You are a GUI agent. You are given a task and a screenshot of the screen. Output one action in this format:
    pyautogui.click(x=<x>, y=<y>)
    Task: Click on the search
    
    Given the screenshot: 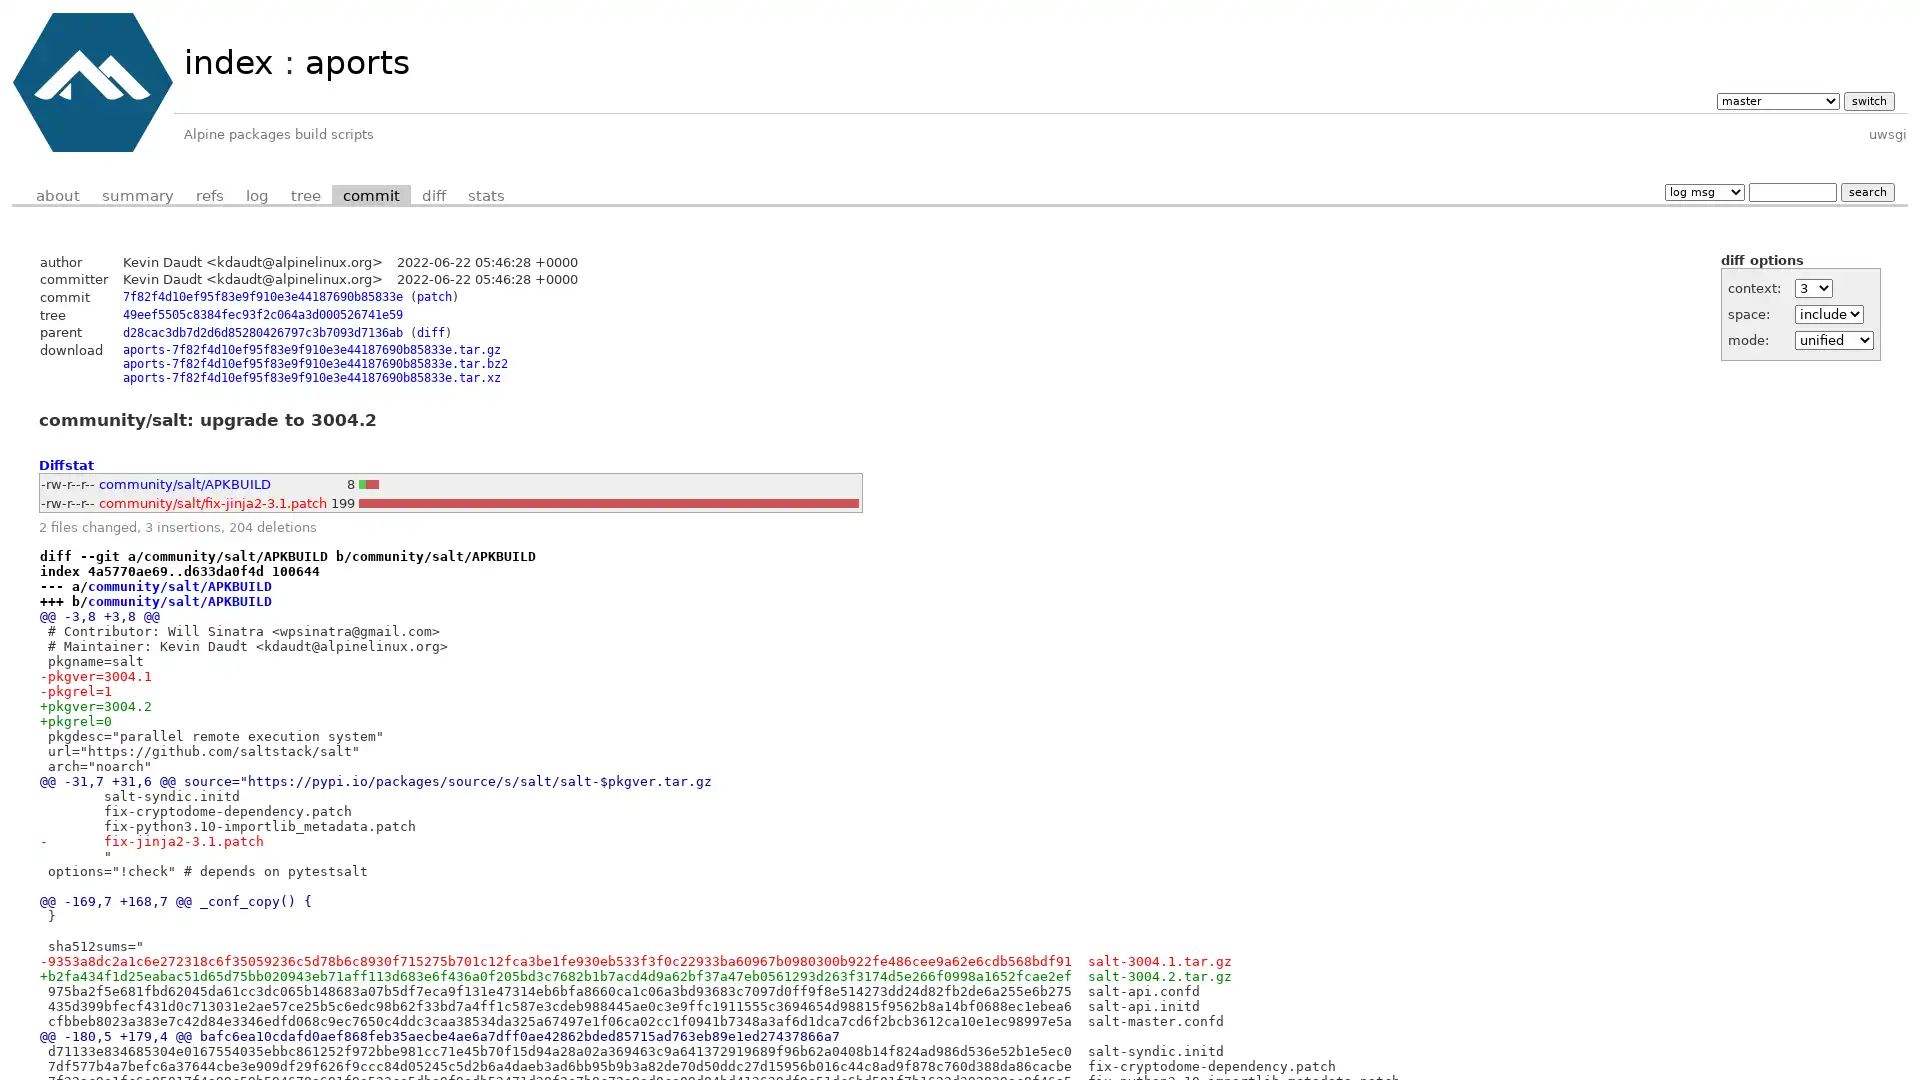 What is the action you would take?
    pyautogui.click(x=1866, y=191)
    